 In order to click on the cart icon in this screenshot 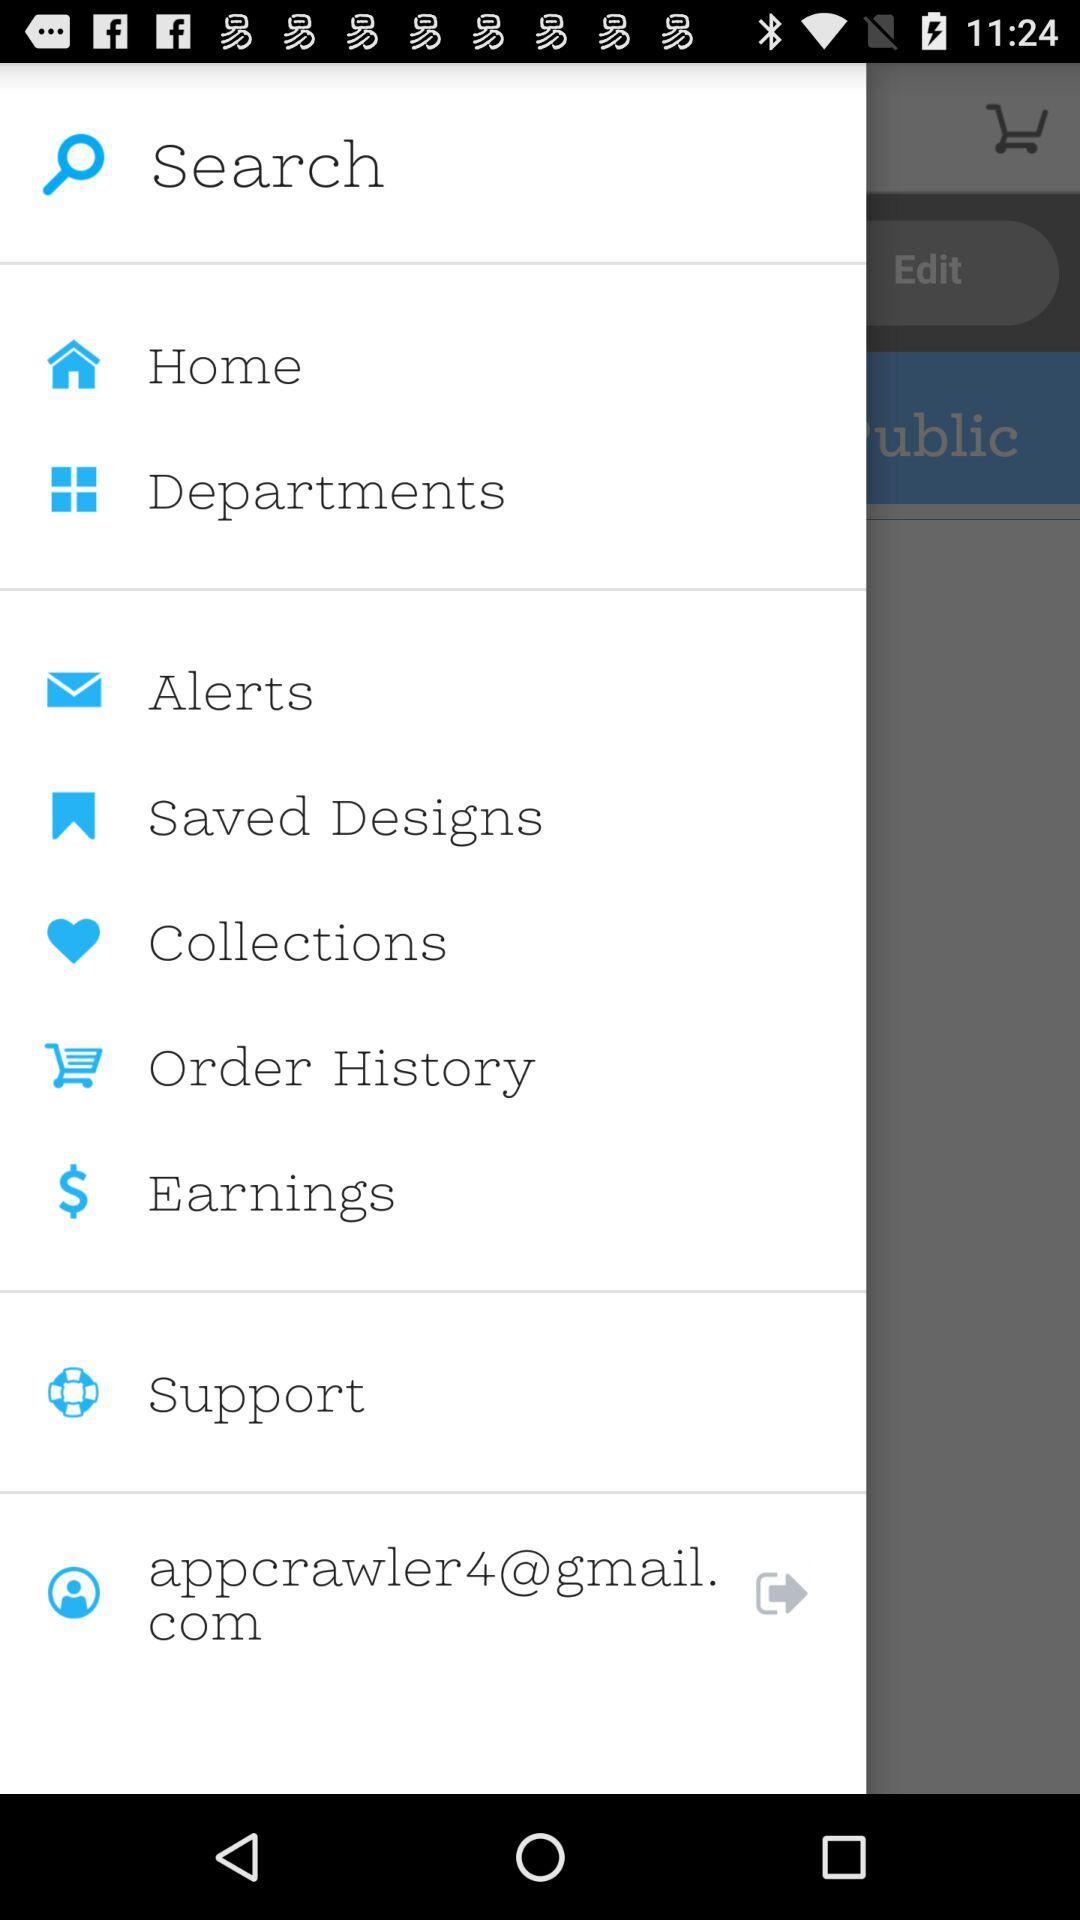, I will do `click(1017, 136)`.